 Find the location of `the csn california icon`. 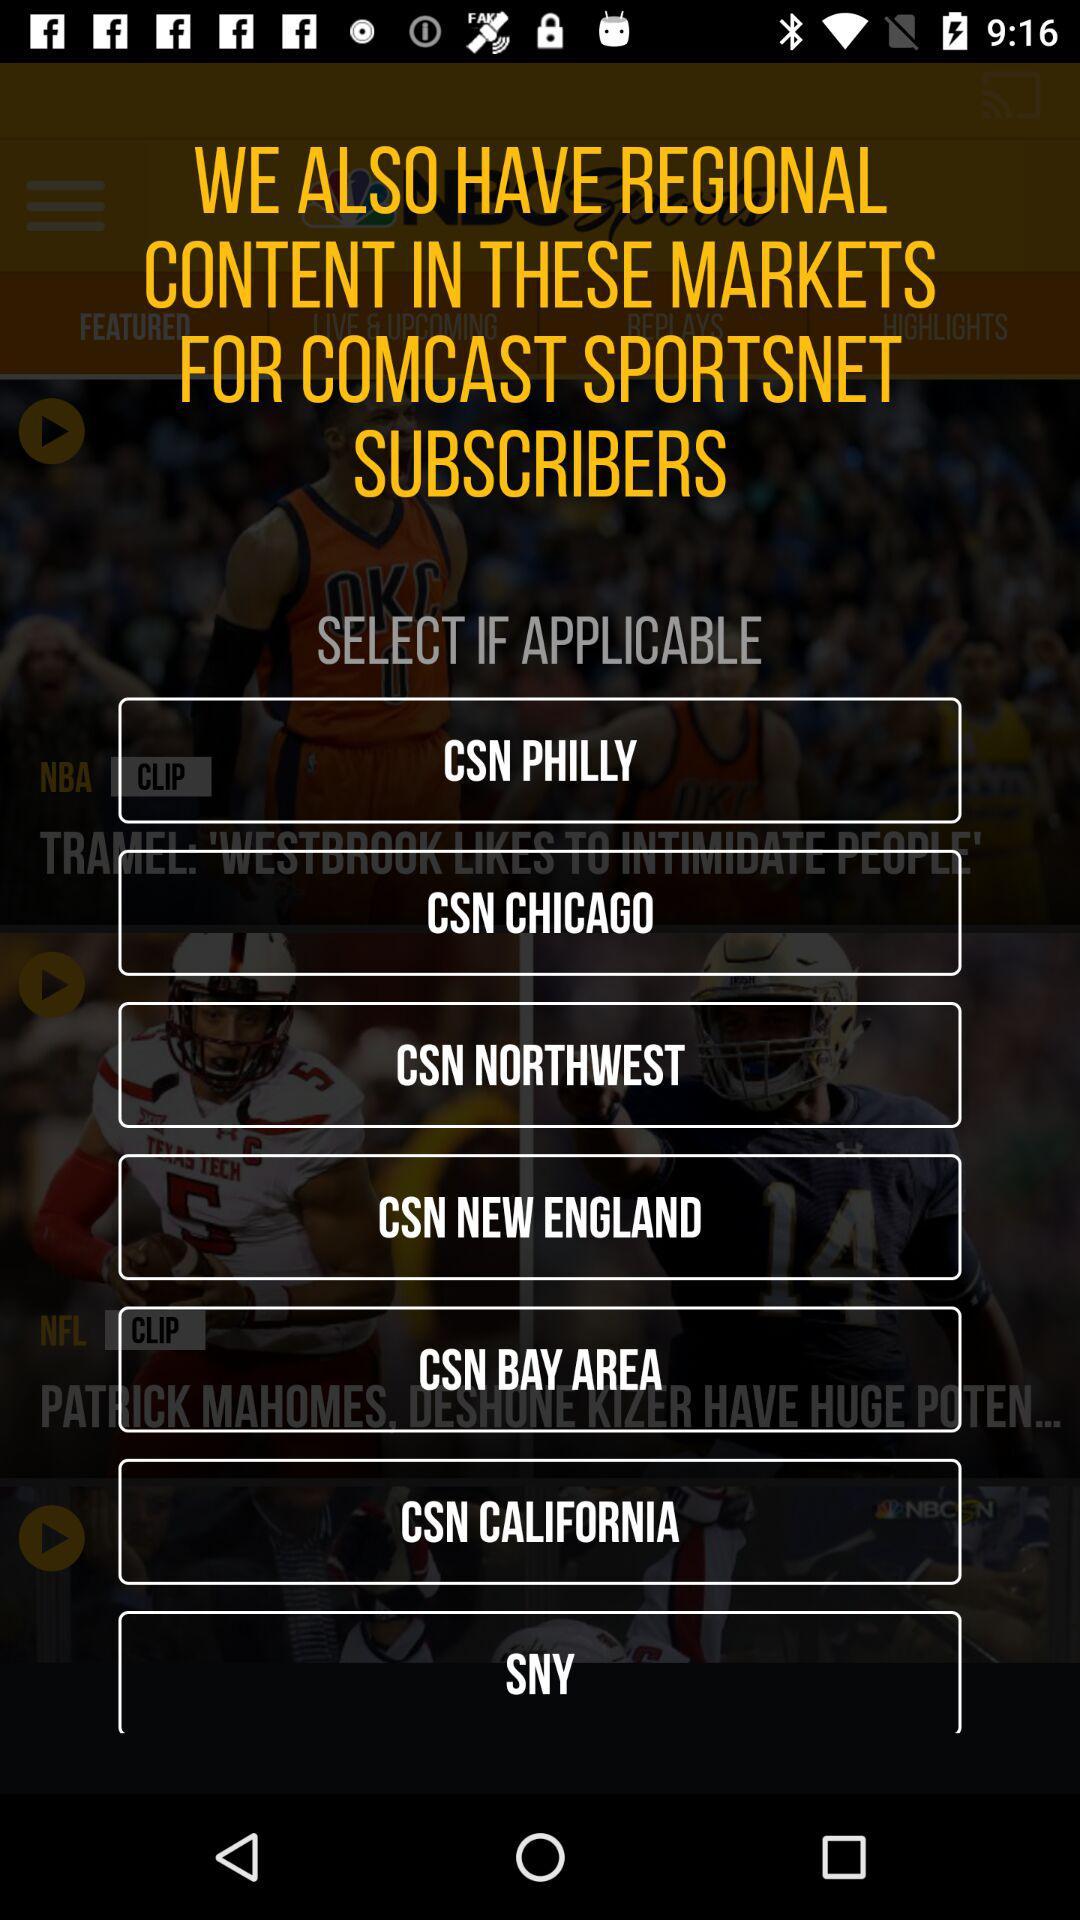

the csn california icon is located at coordinates (540, 1520).